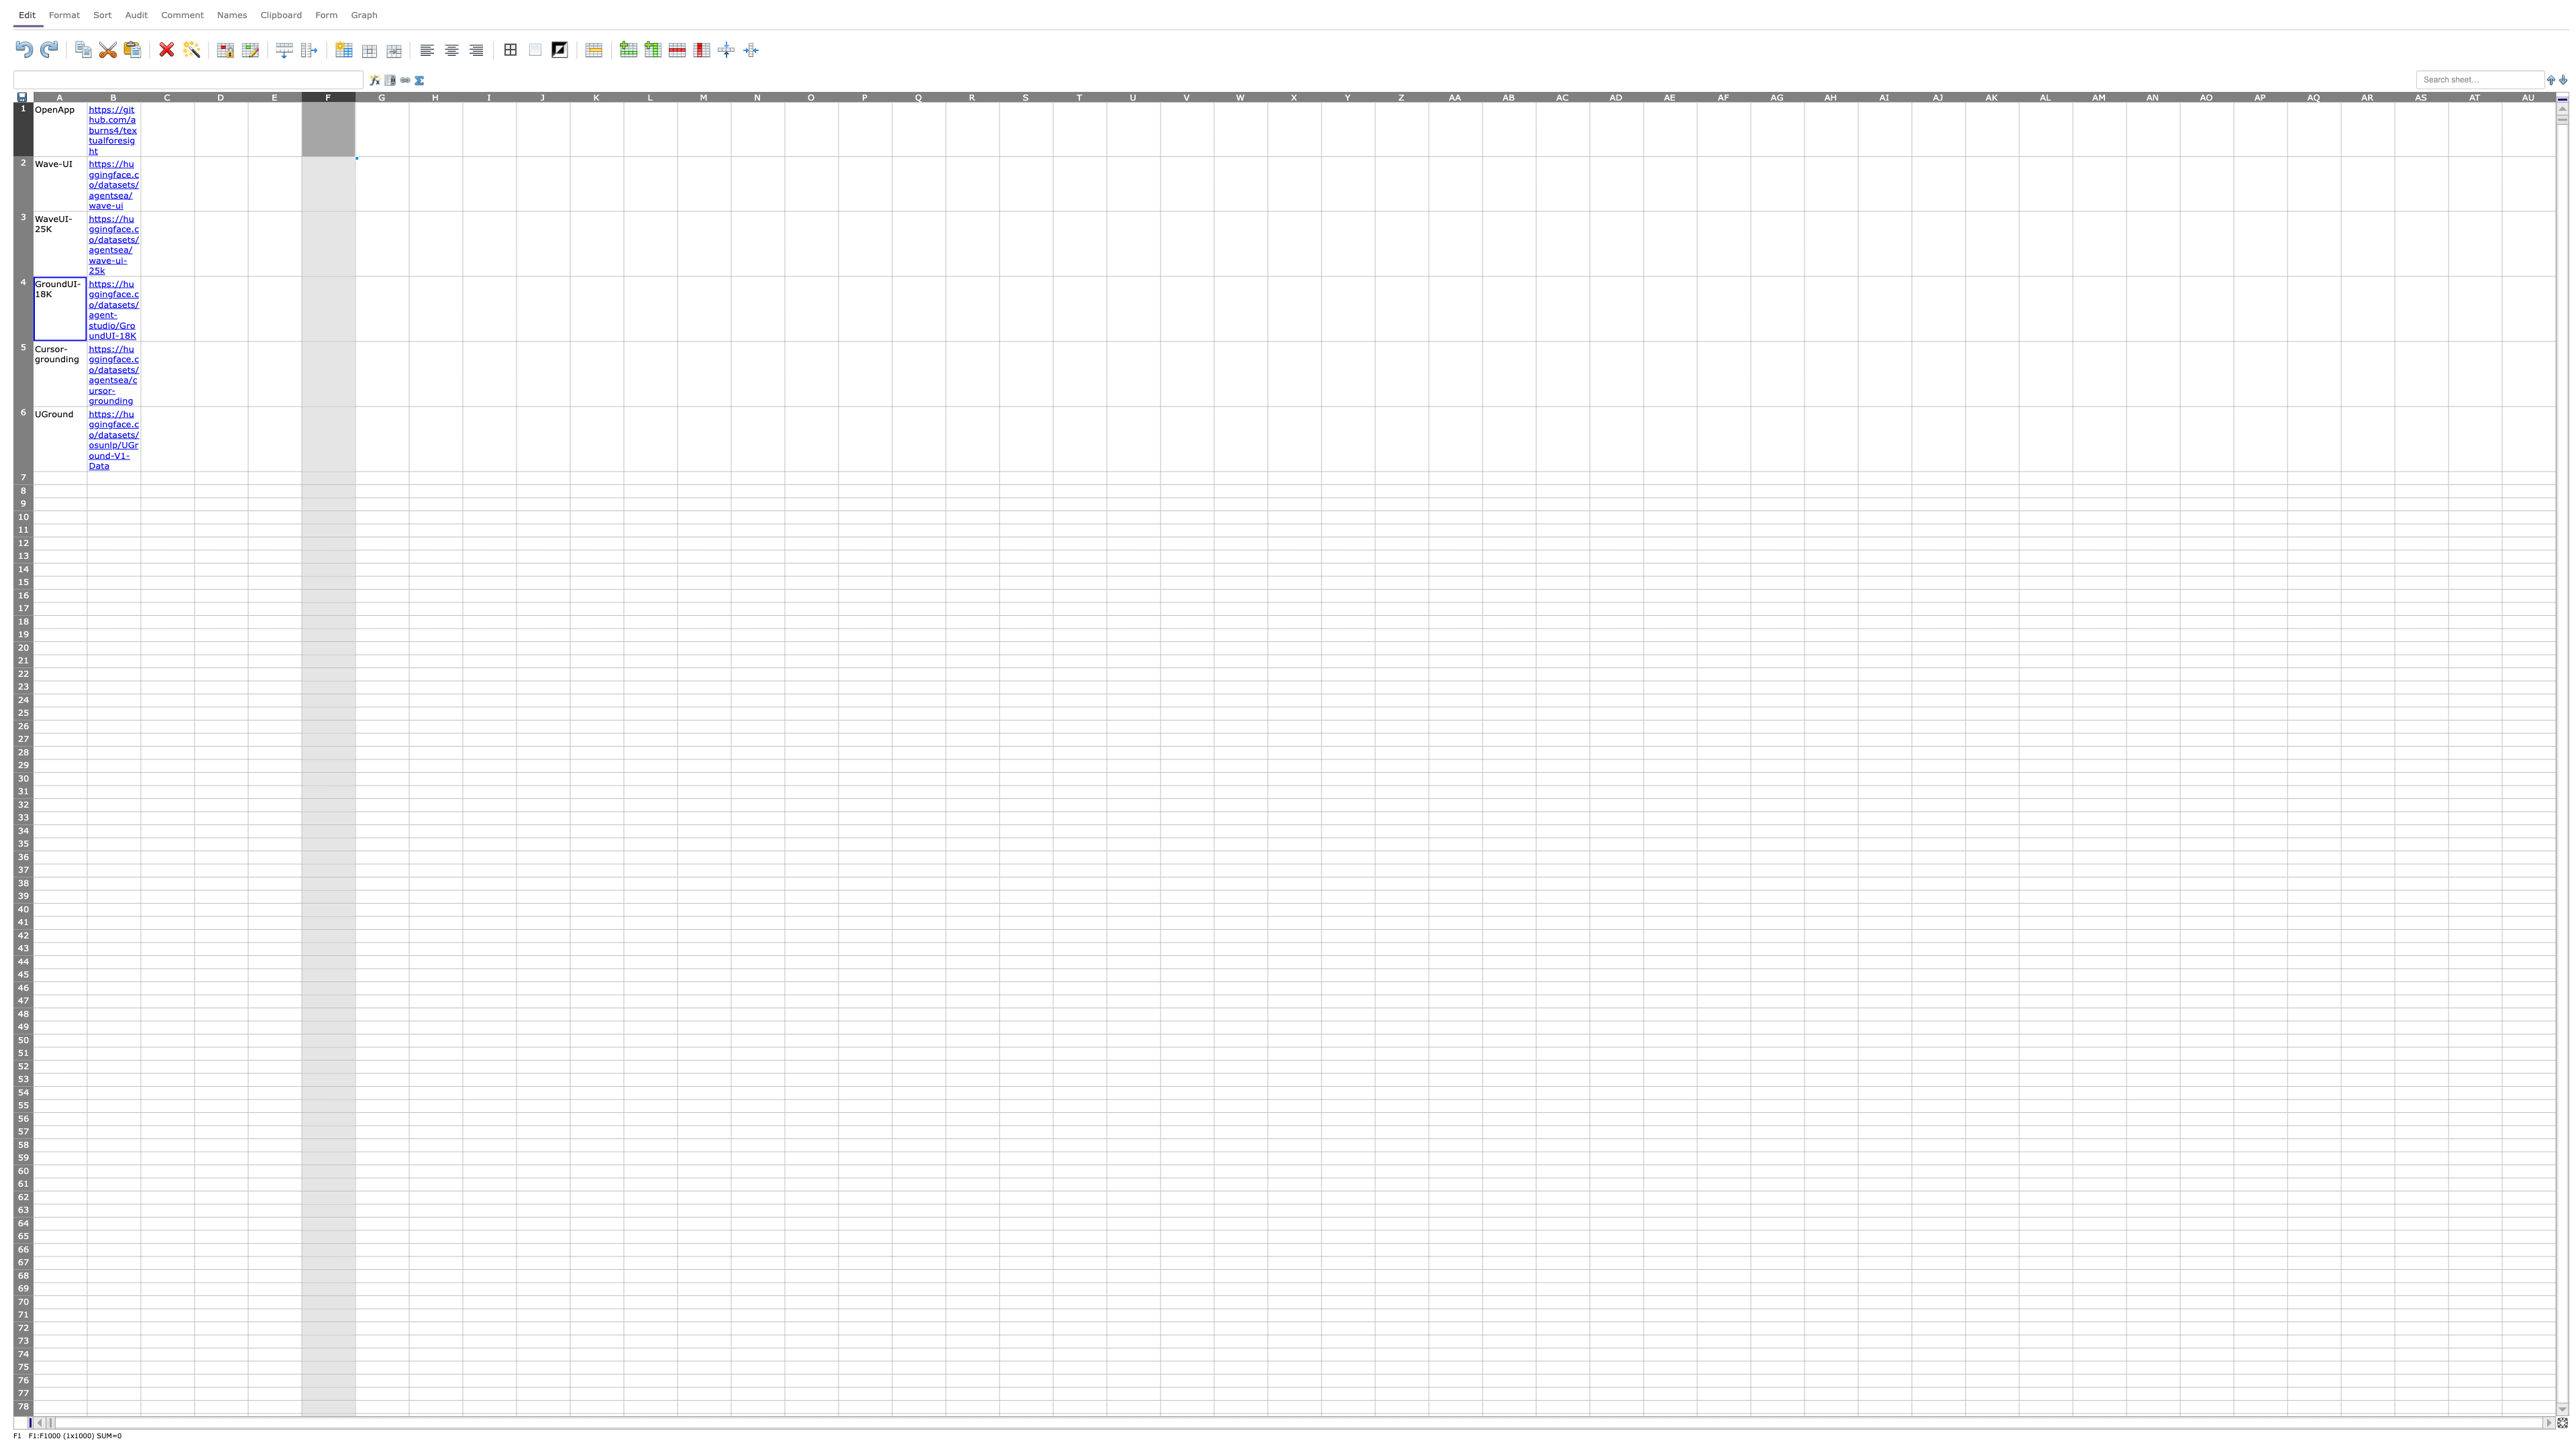 The image size is (2576, 1449). I want to click on Activate column H, so click(436, 95).